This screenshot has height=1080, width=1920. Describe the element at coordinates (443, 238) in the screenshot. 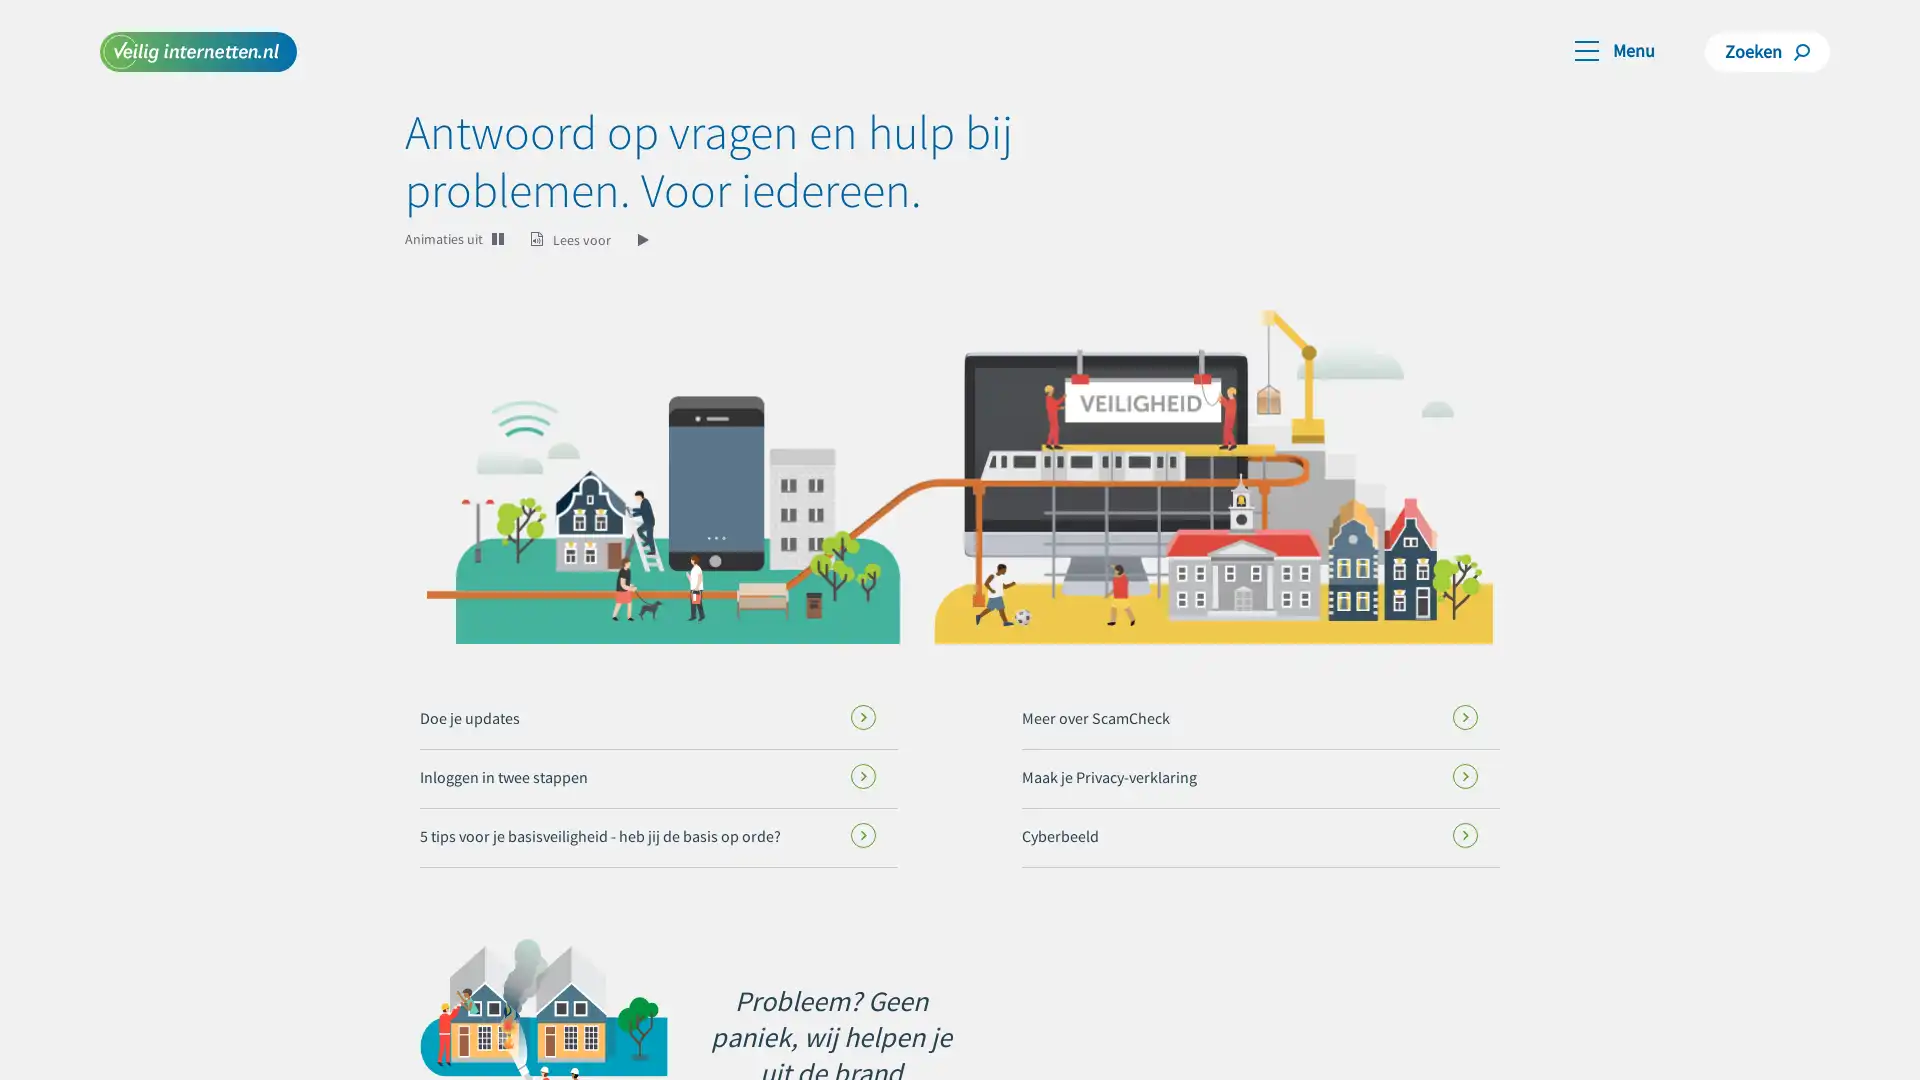

I see `Animaties uit` at that location.